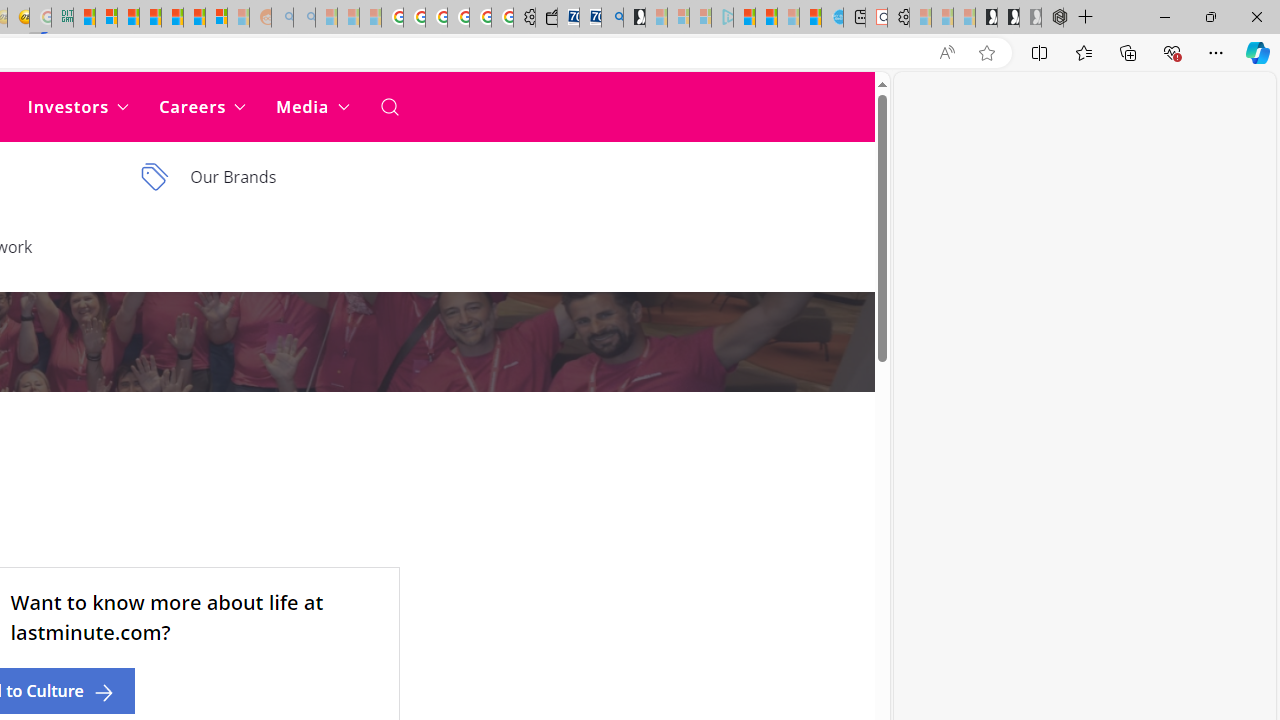 The width and height of the screenshot is (1280, 720). Describe the element at coordinates (611, 17) in the screenshot. I see `'Bing Real Estate - Home sales and rental listings'` at that location.